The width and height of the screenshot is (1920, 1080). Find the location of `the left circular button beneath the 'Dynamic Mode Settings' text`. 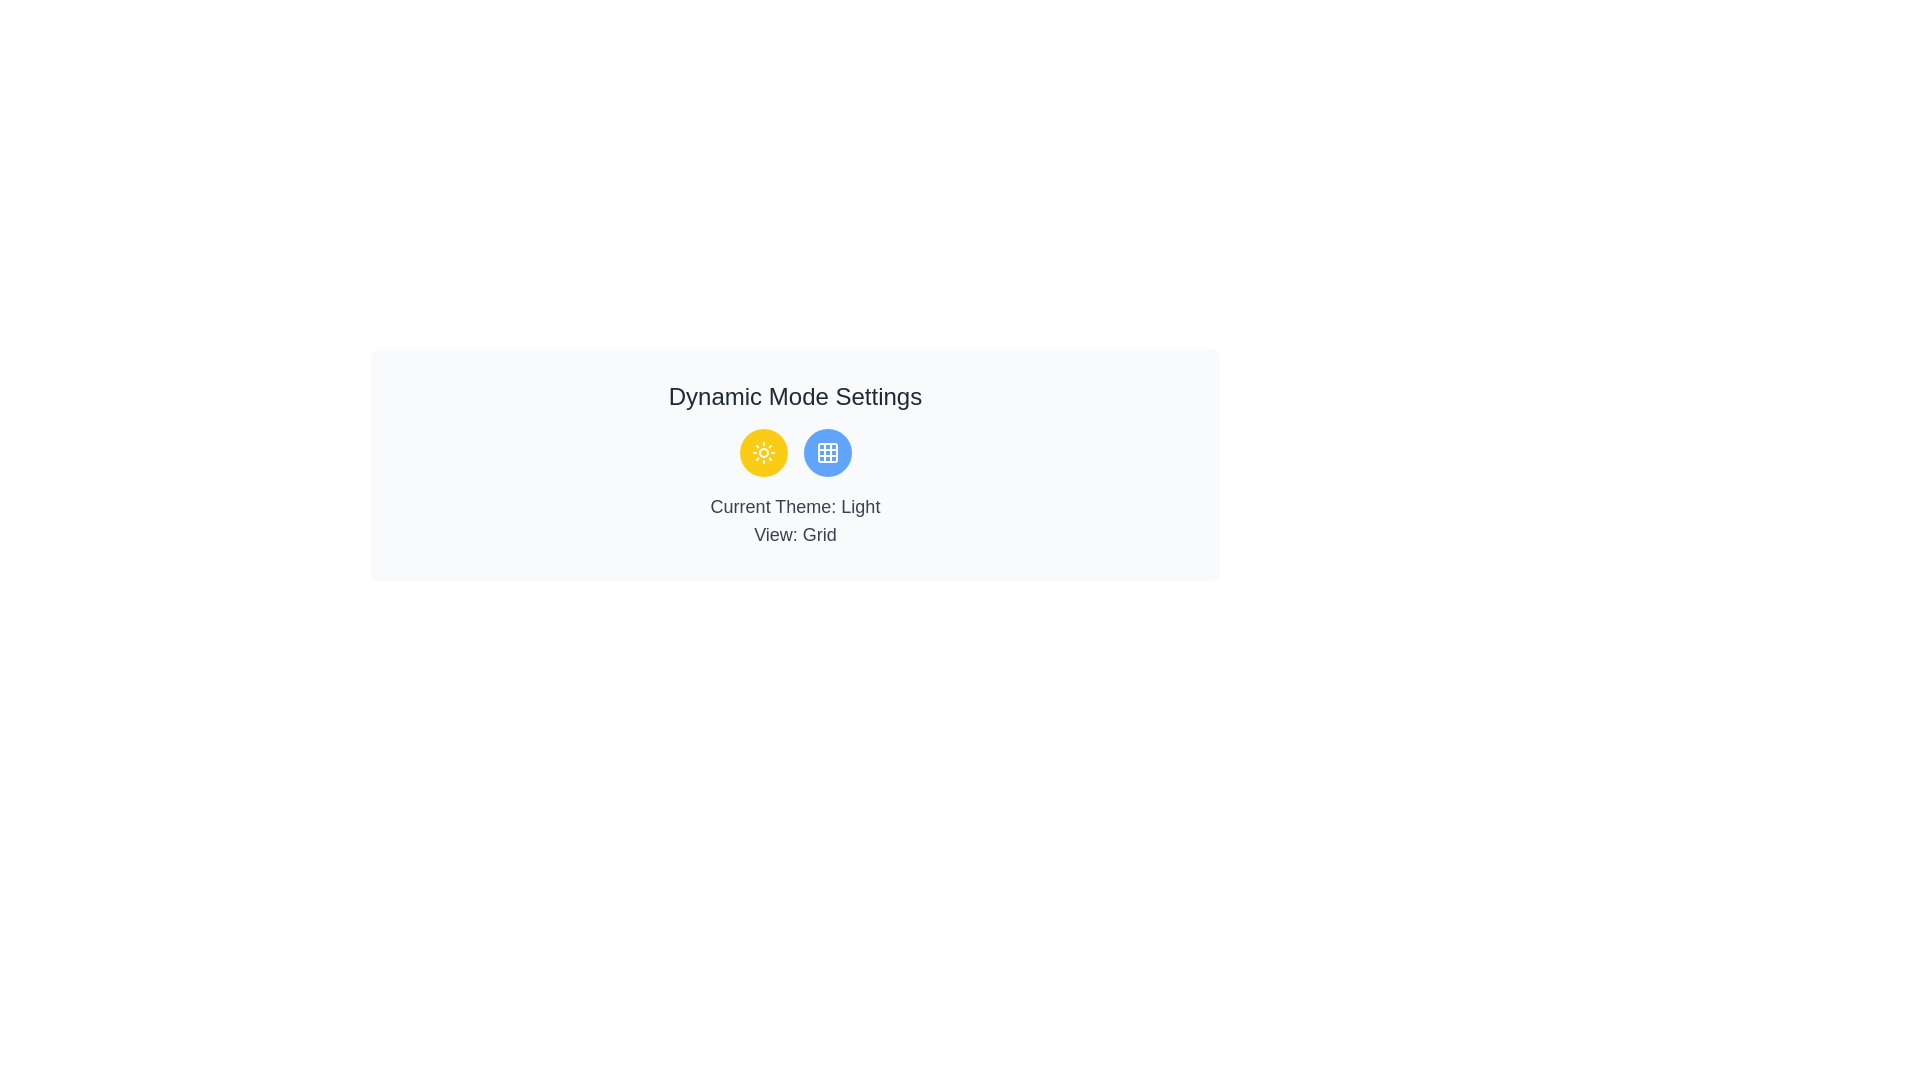

the left circular button beneath the 'Dynamic Mode Settings' text is located at coordinates (762, 452).